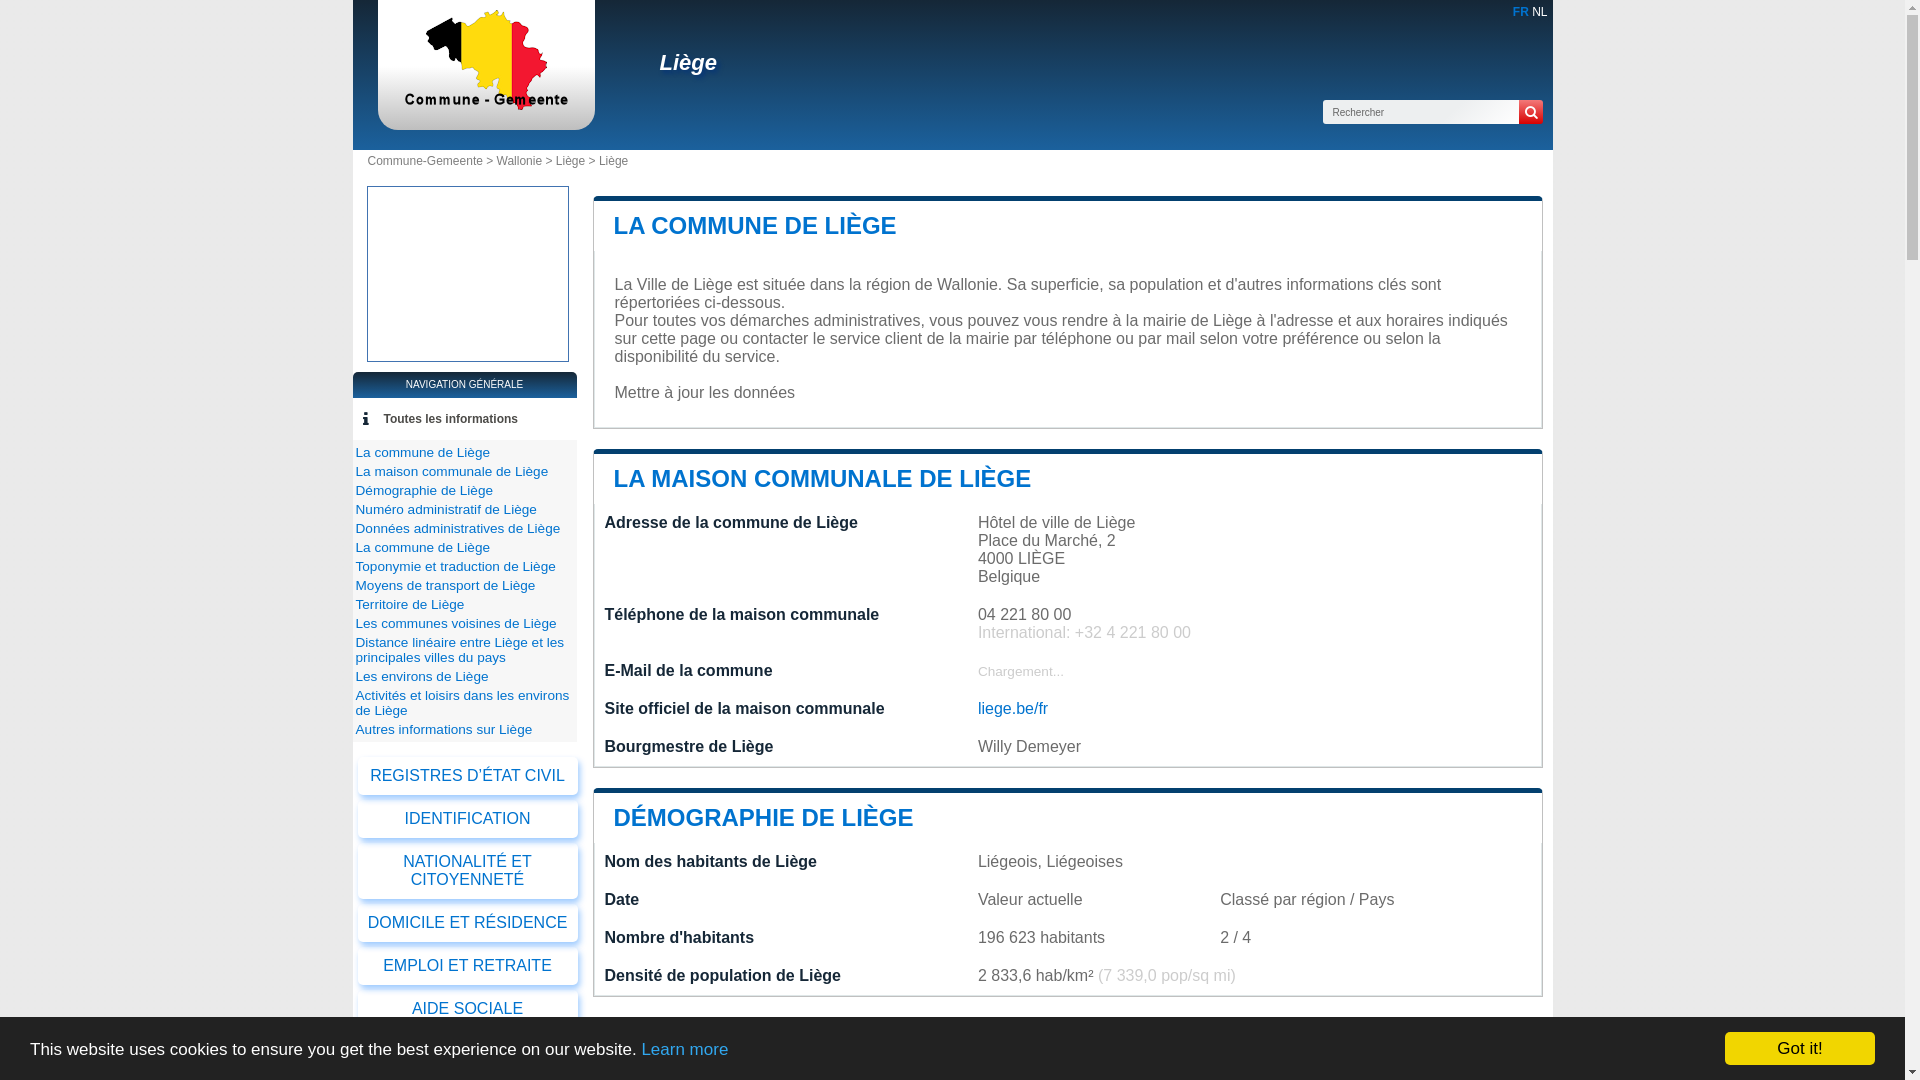 Image resolution: width=1920 pixels, height=1080 pixels. What do you see at coordinates (466, 1009) in the screenshot?
I see `'AIDE SOCIALE'` at bounding box center [466, 1009].